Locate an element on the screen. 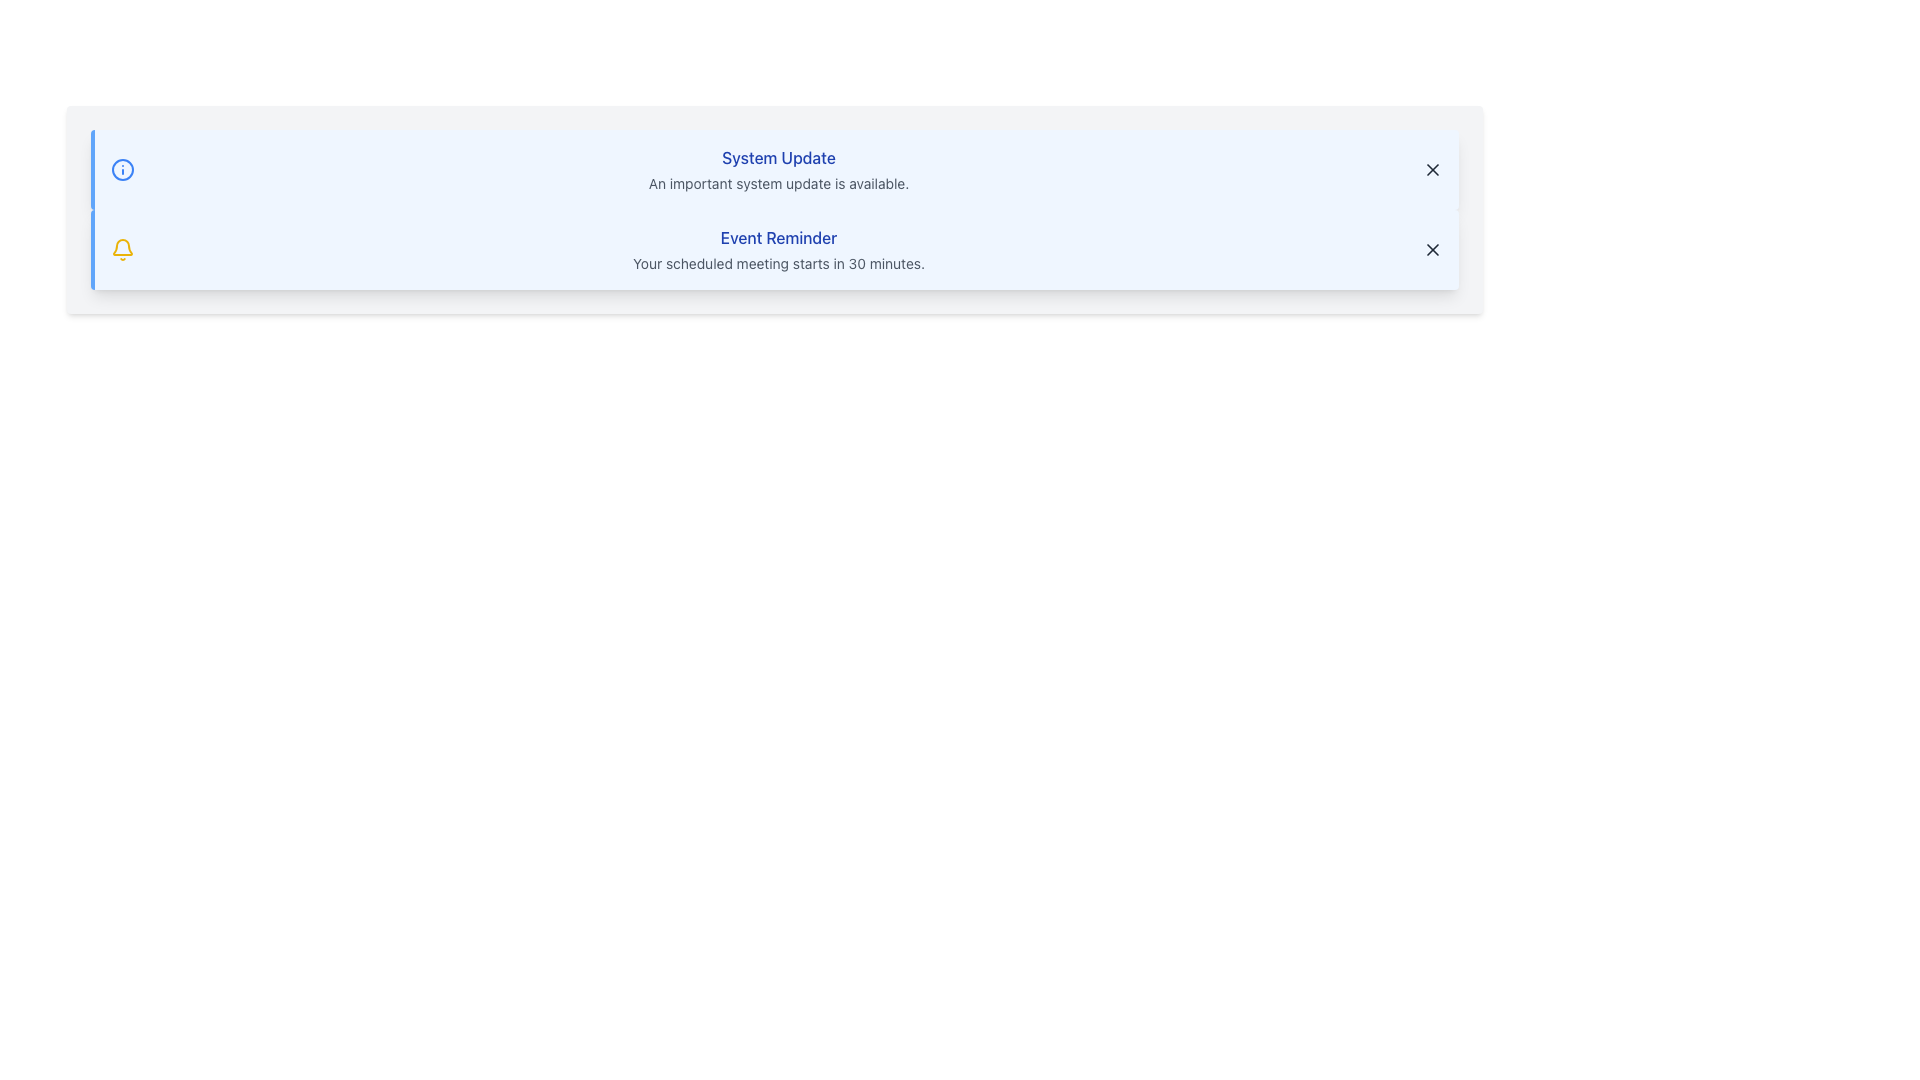 This screenshot has height=1080, width=1920. informational text located in the notification area, which provides details about the system update notification, situated below the 'System Update' heading is located at coordinates (777, 184).